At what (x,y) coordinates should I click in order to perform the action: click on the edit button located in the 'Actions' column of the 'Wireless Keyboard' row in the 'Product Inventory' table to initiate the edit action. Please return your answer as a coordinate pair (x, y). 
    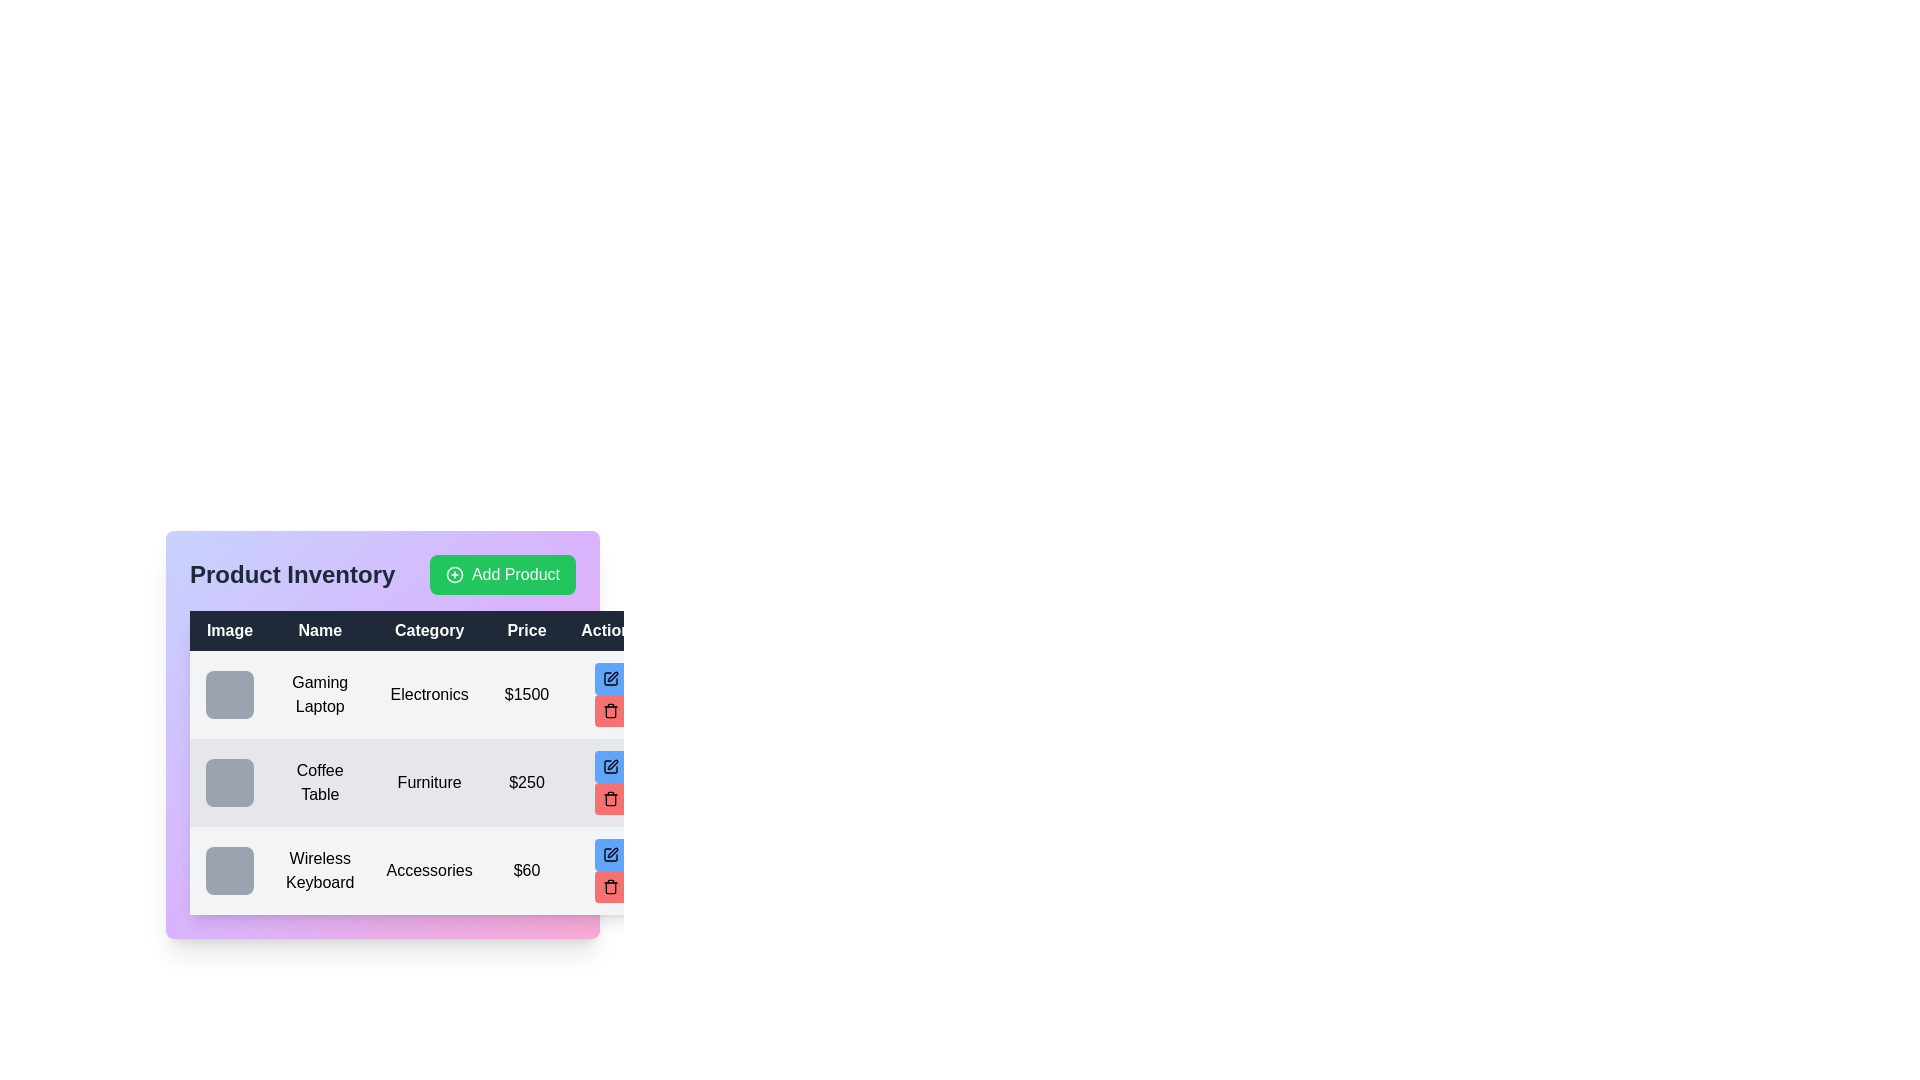
    Looking at the image, I should click on (609, 855).